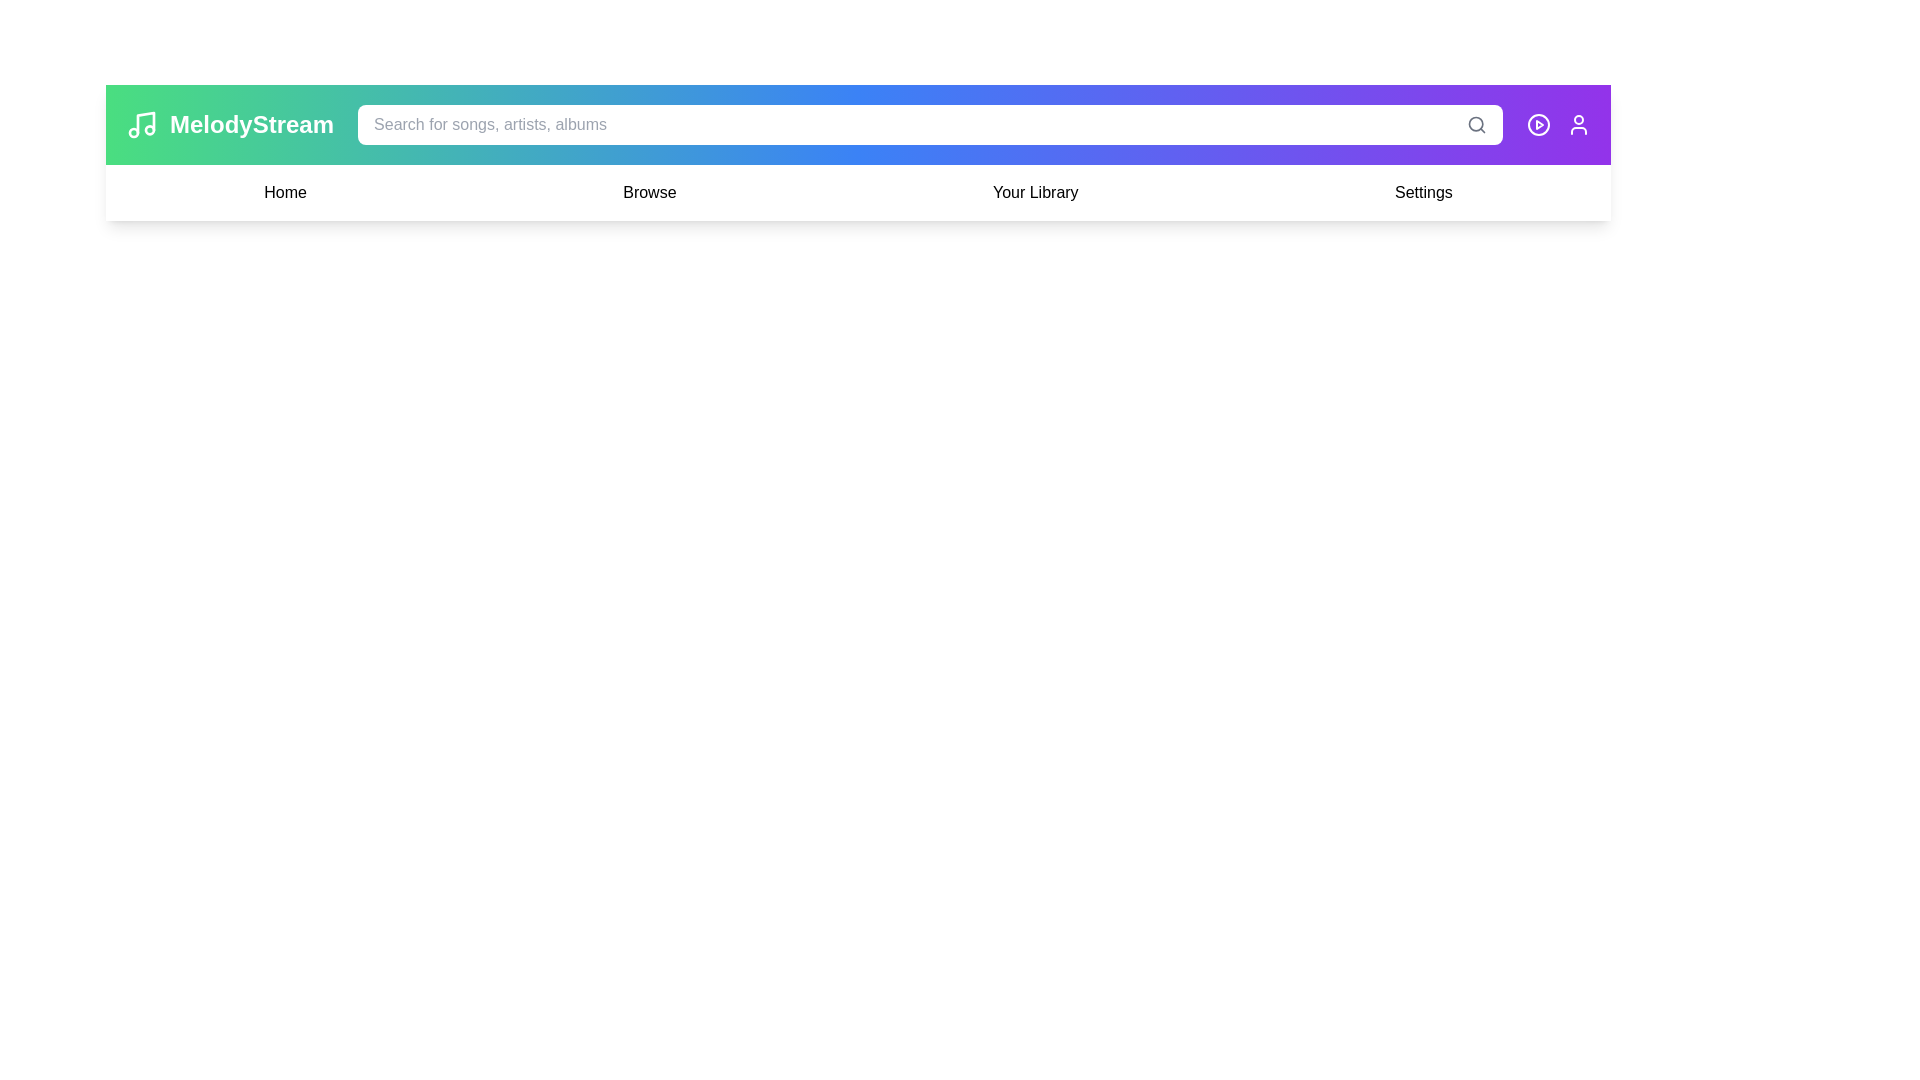 This screenshot has width=1920, height=1080. Describe the element at coordinates (1477, 124) in the screenshot. I see `the search icon in the header` at that location.